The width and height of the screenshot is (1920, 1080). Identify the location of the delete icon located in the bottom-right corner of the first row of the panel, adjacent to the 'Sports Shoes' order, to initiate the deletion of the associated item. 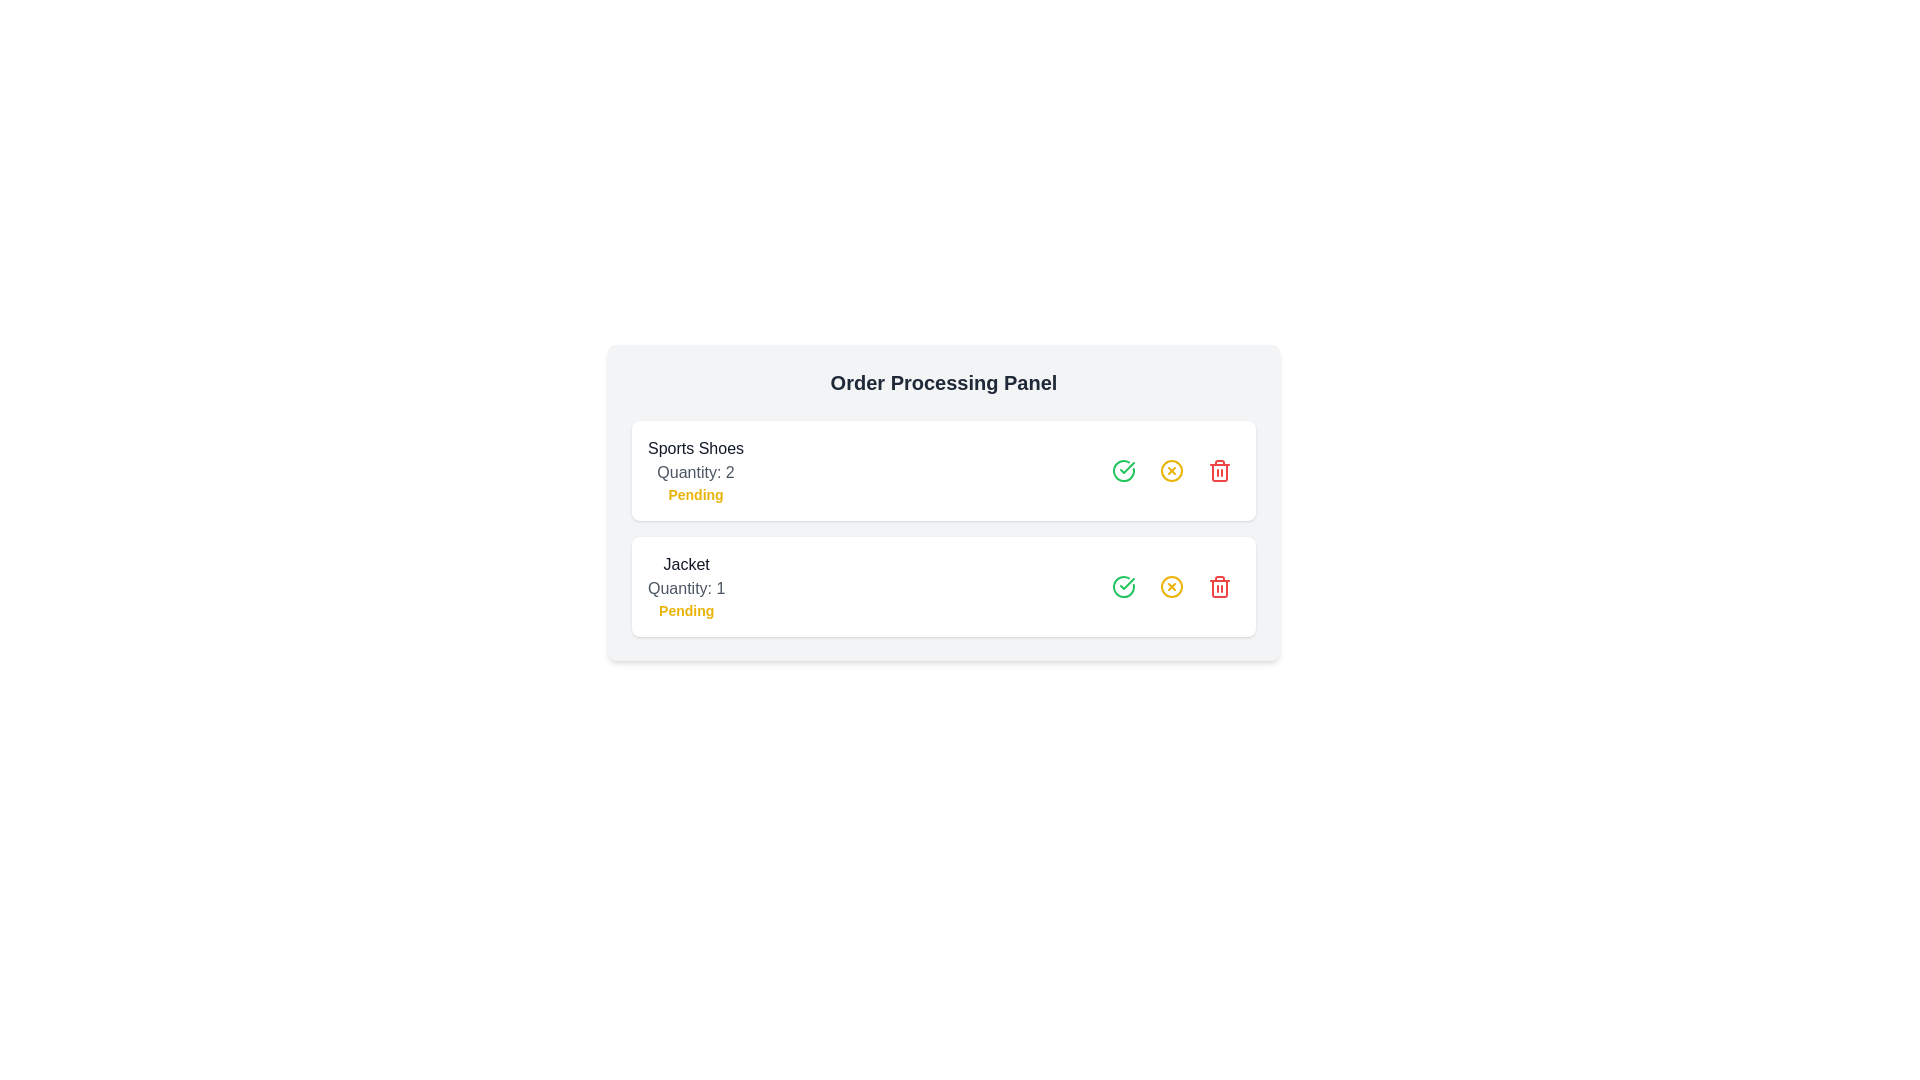
(1218, 470).